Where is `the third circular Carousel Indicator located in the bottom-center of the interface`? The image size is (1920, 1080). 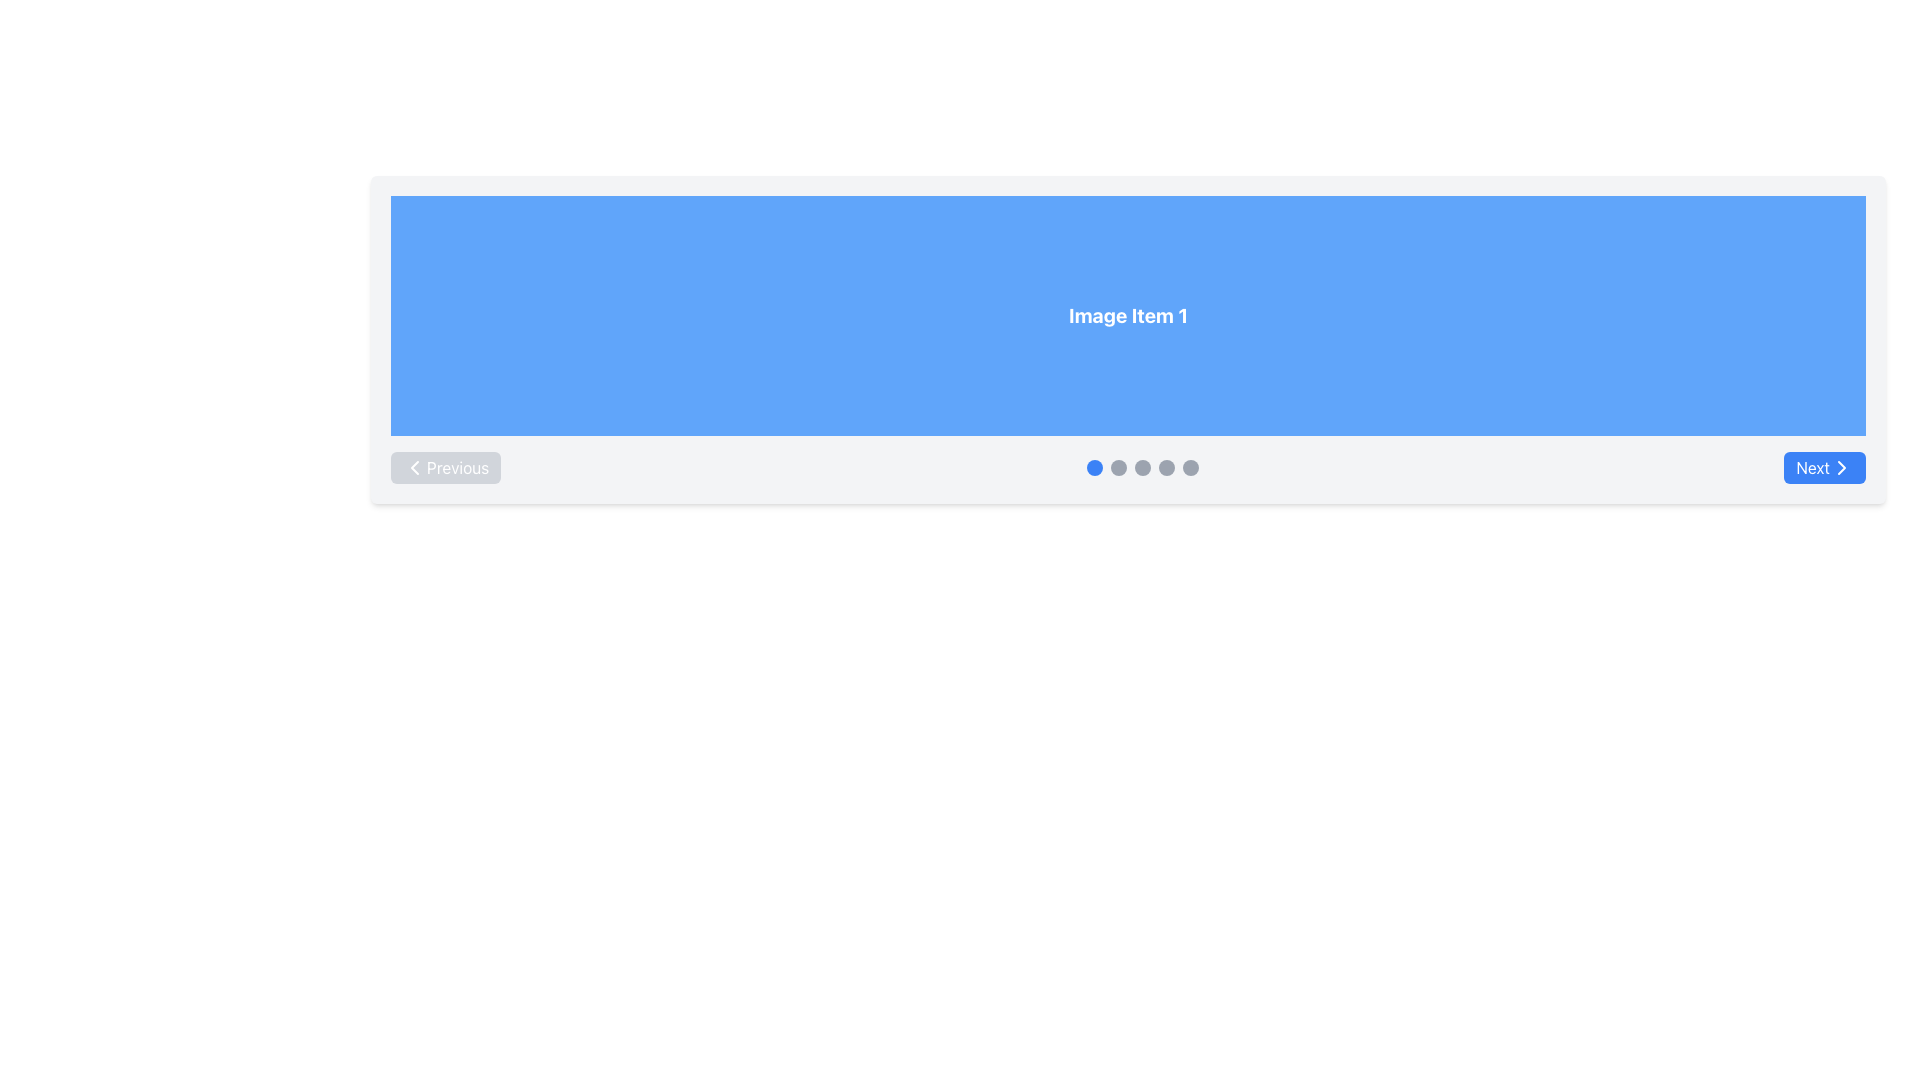
the third circular Carousel Indicator located in the bottom-center of the interface is located at coordinates (1142, 467).